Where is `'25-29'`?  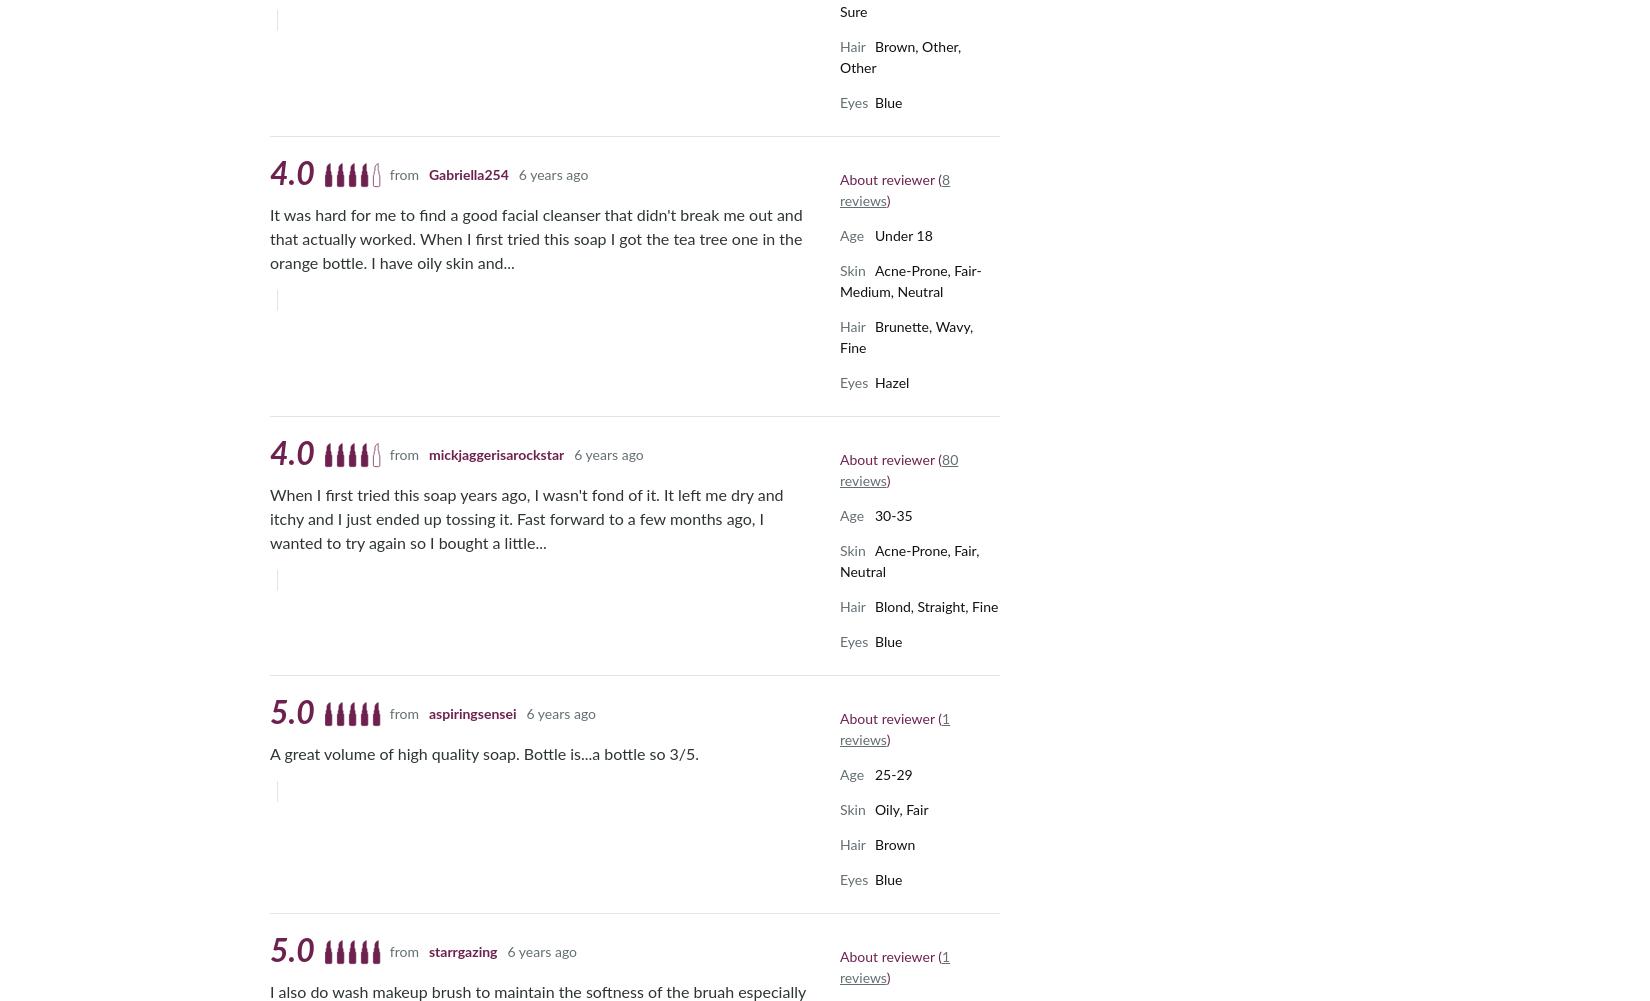
'25-29' is located at coordinates (893, 774).